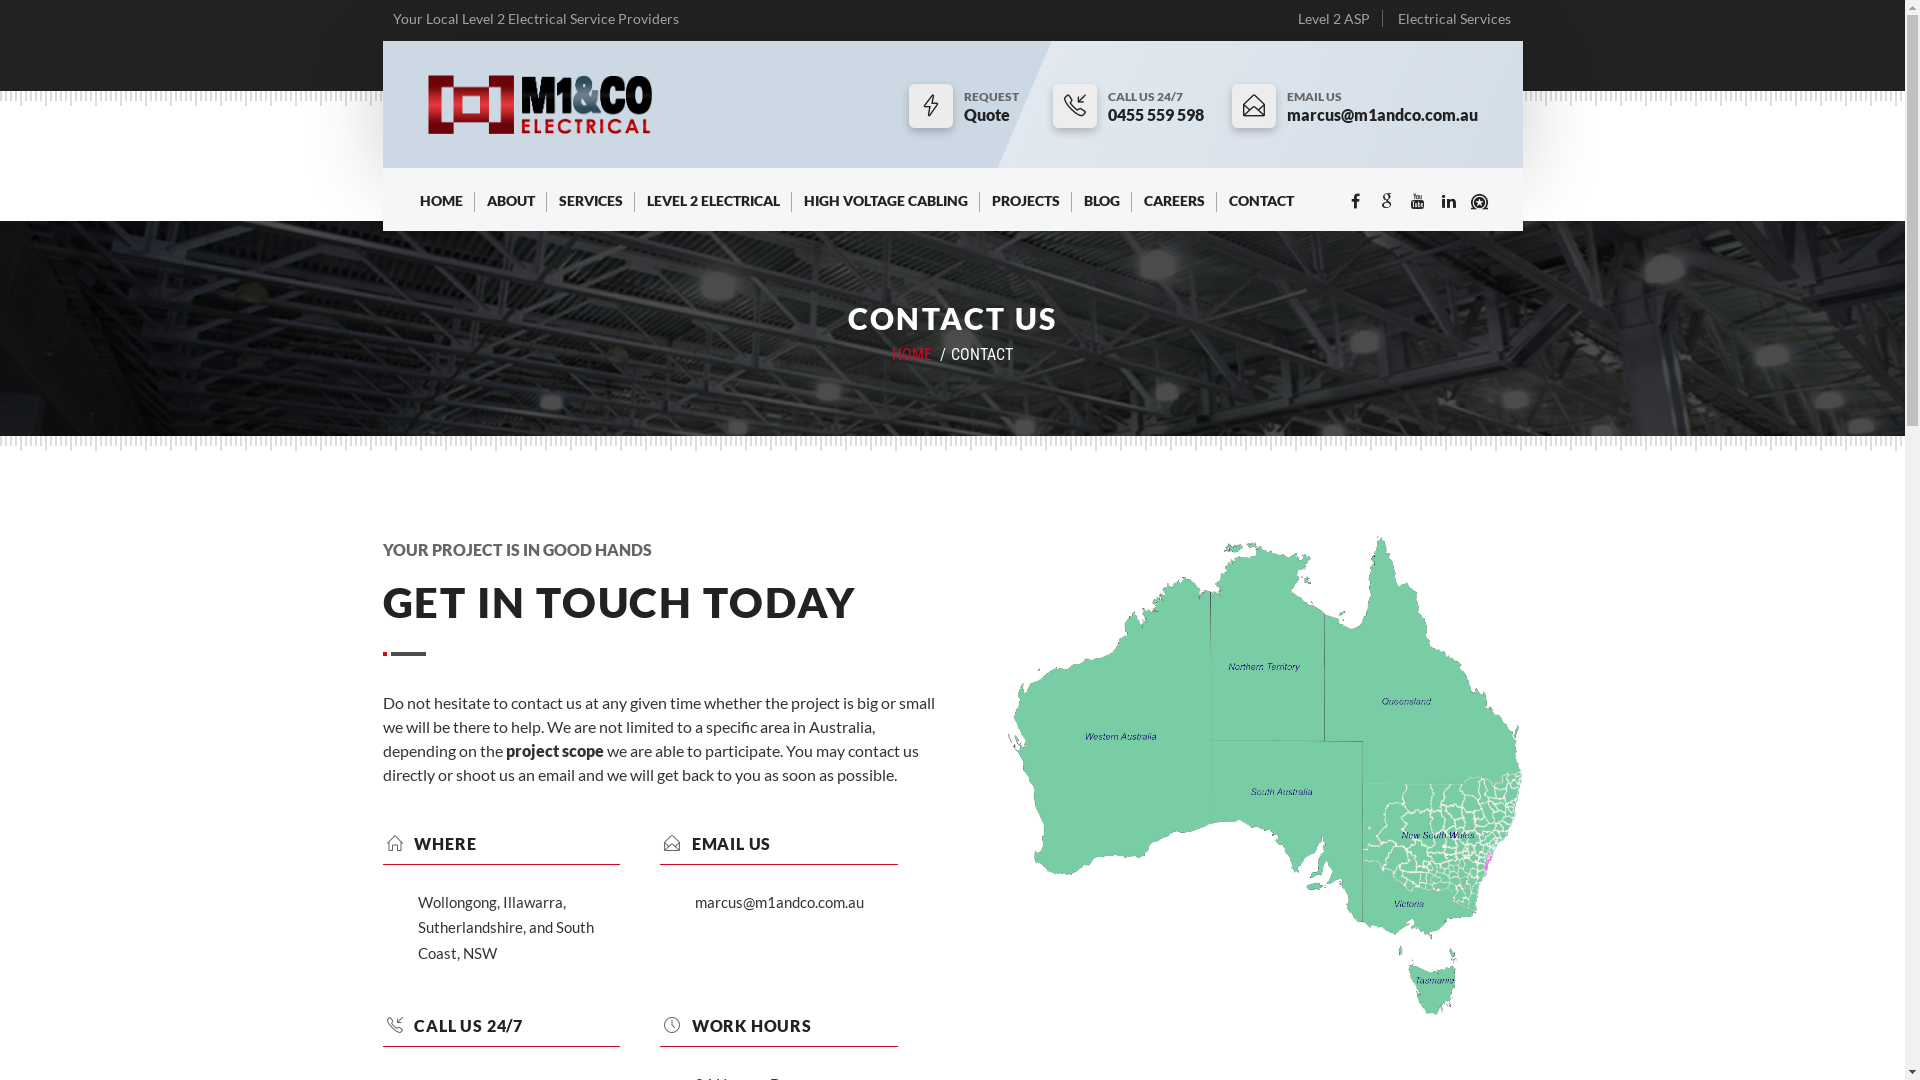  Describe the element at coordinates (1156, 115) in the screenshot. I see `'0455 559 598'` at that location.